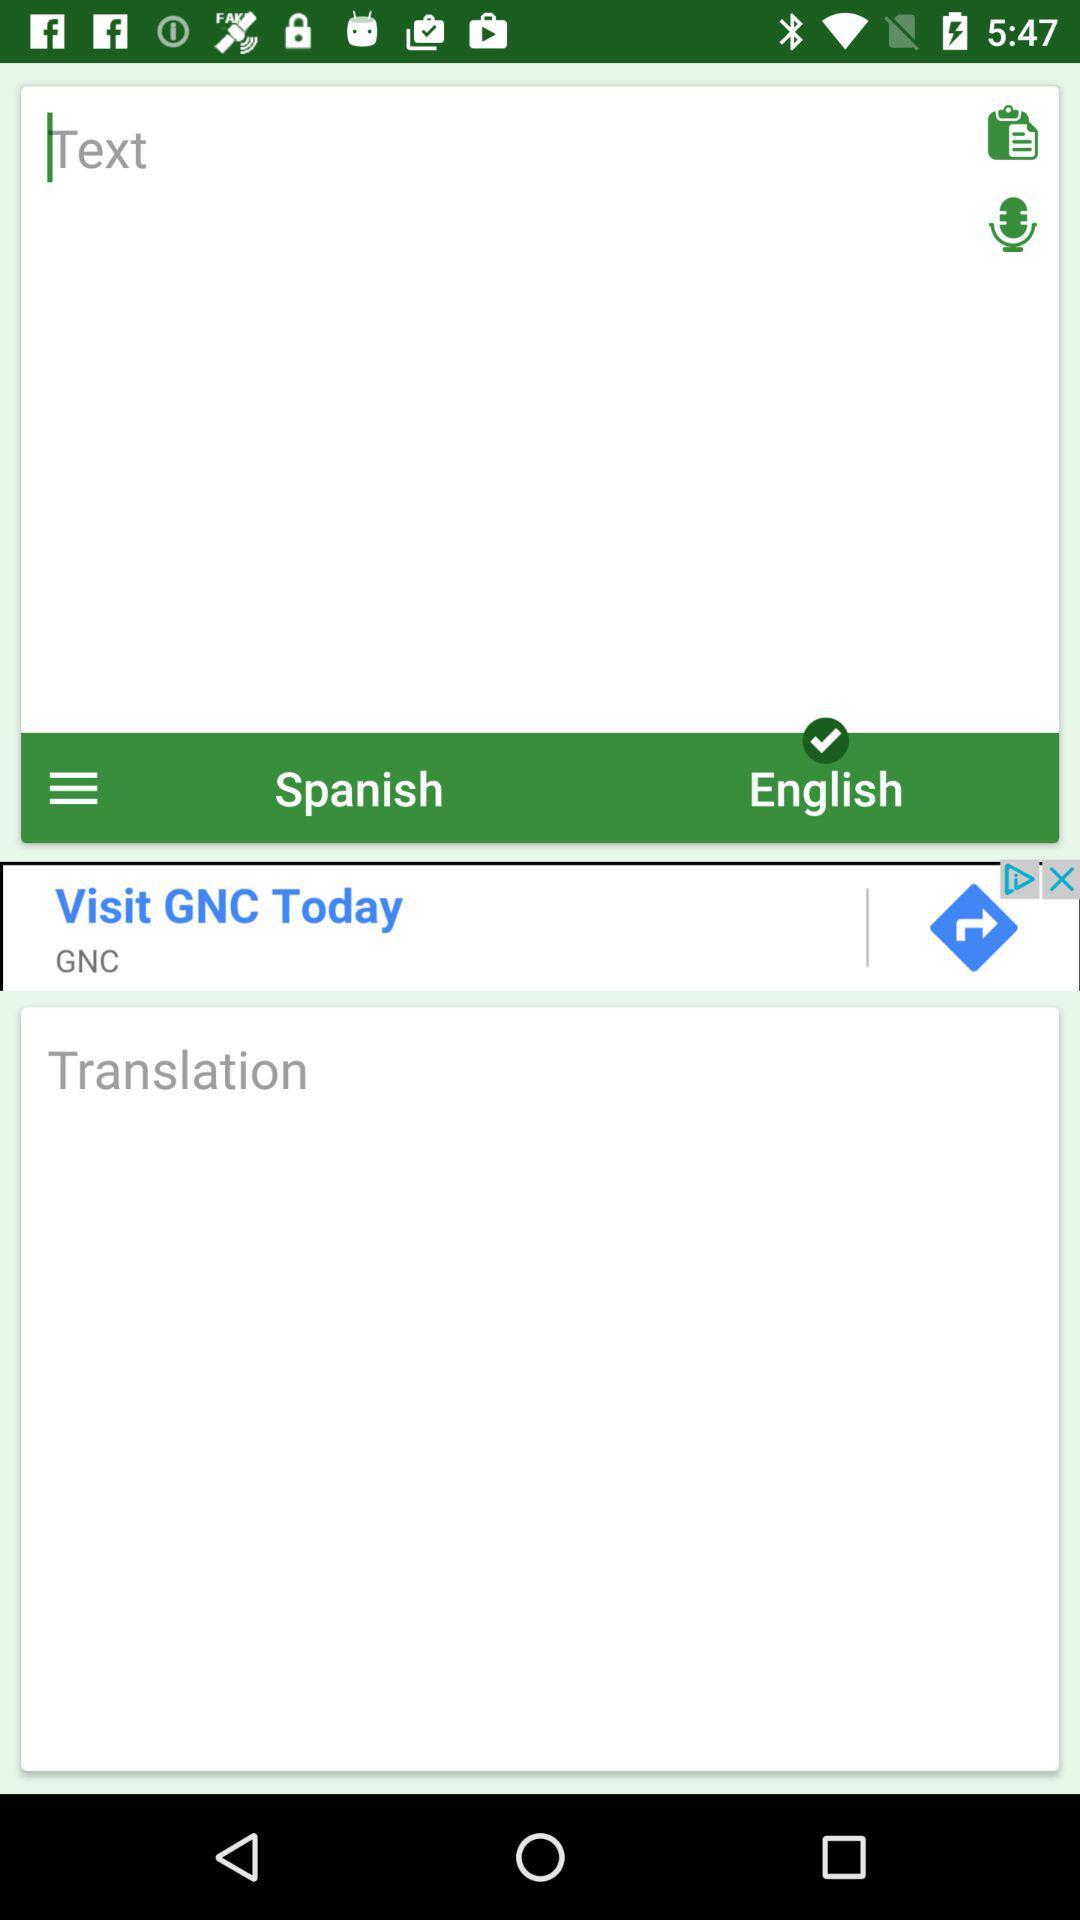 This screenshot has height=1920, width=1080. Describe the element at coordinates (540, 1067) in the screenshot. I see `translation text area` at that location.